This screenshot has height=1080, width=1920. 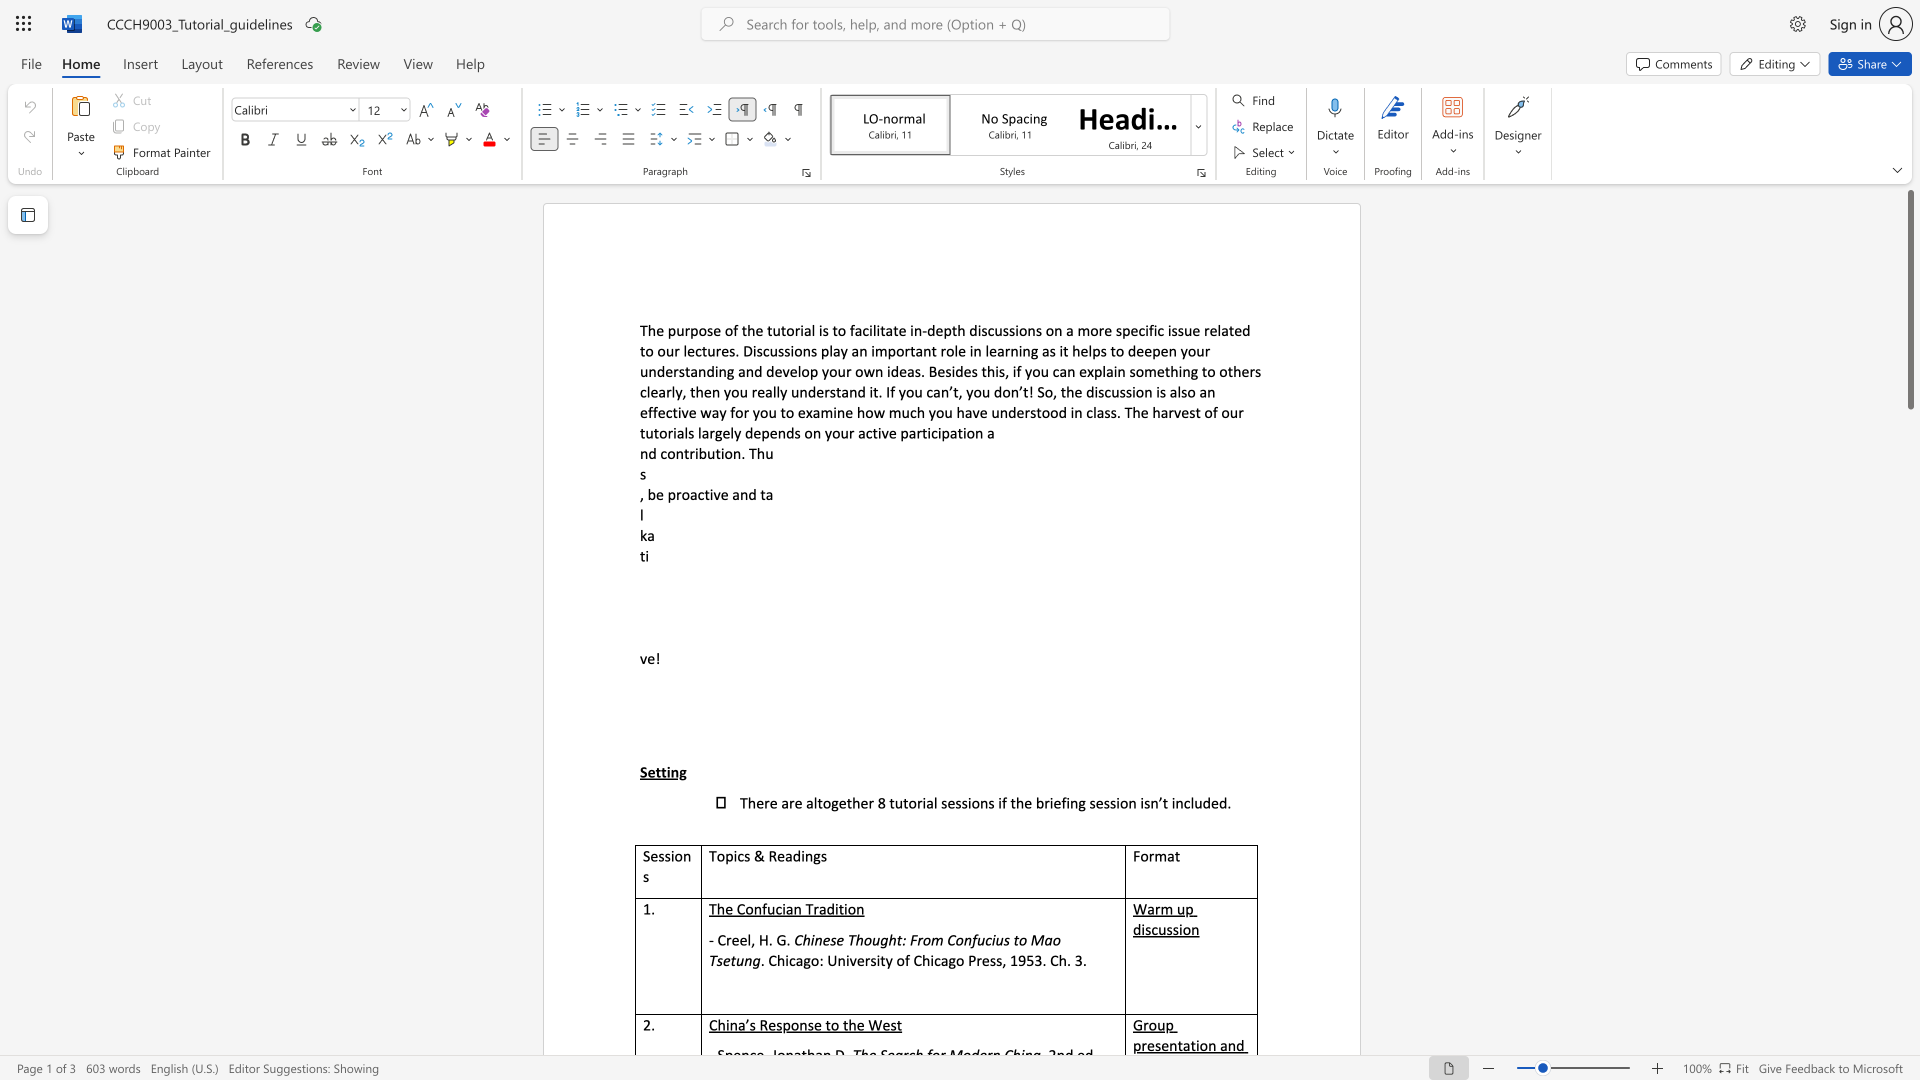 I want to click on the scrollbar to move the page down, so click(x=1909, y=499).